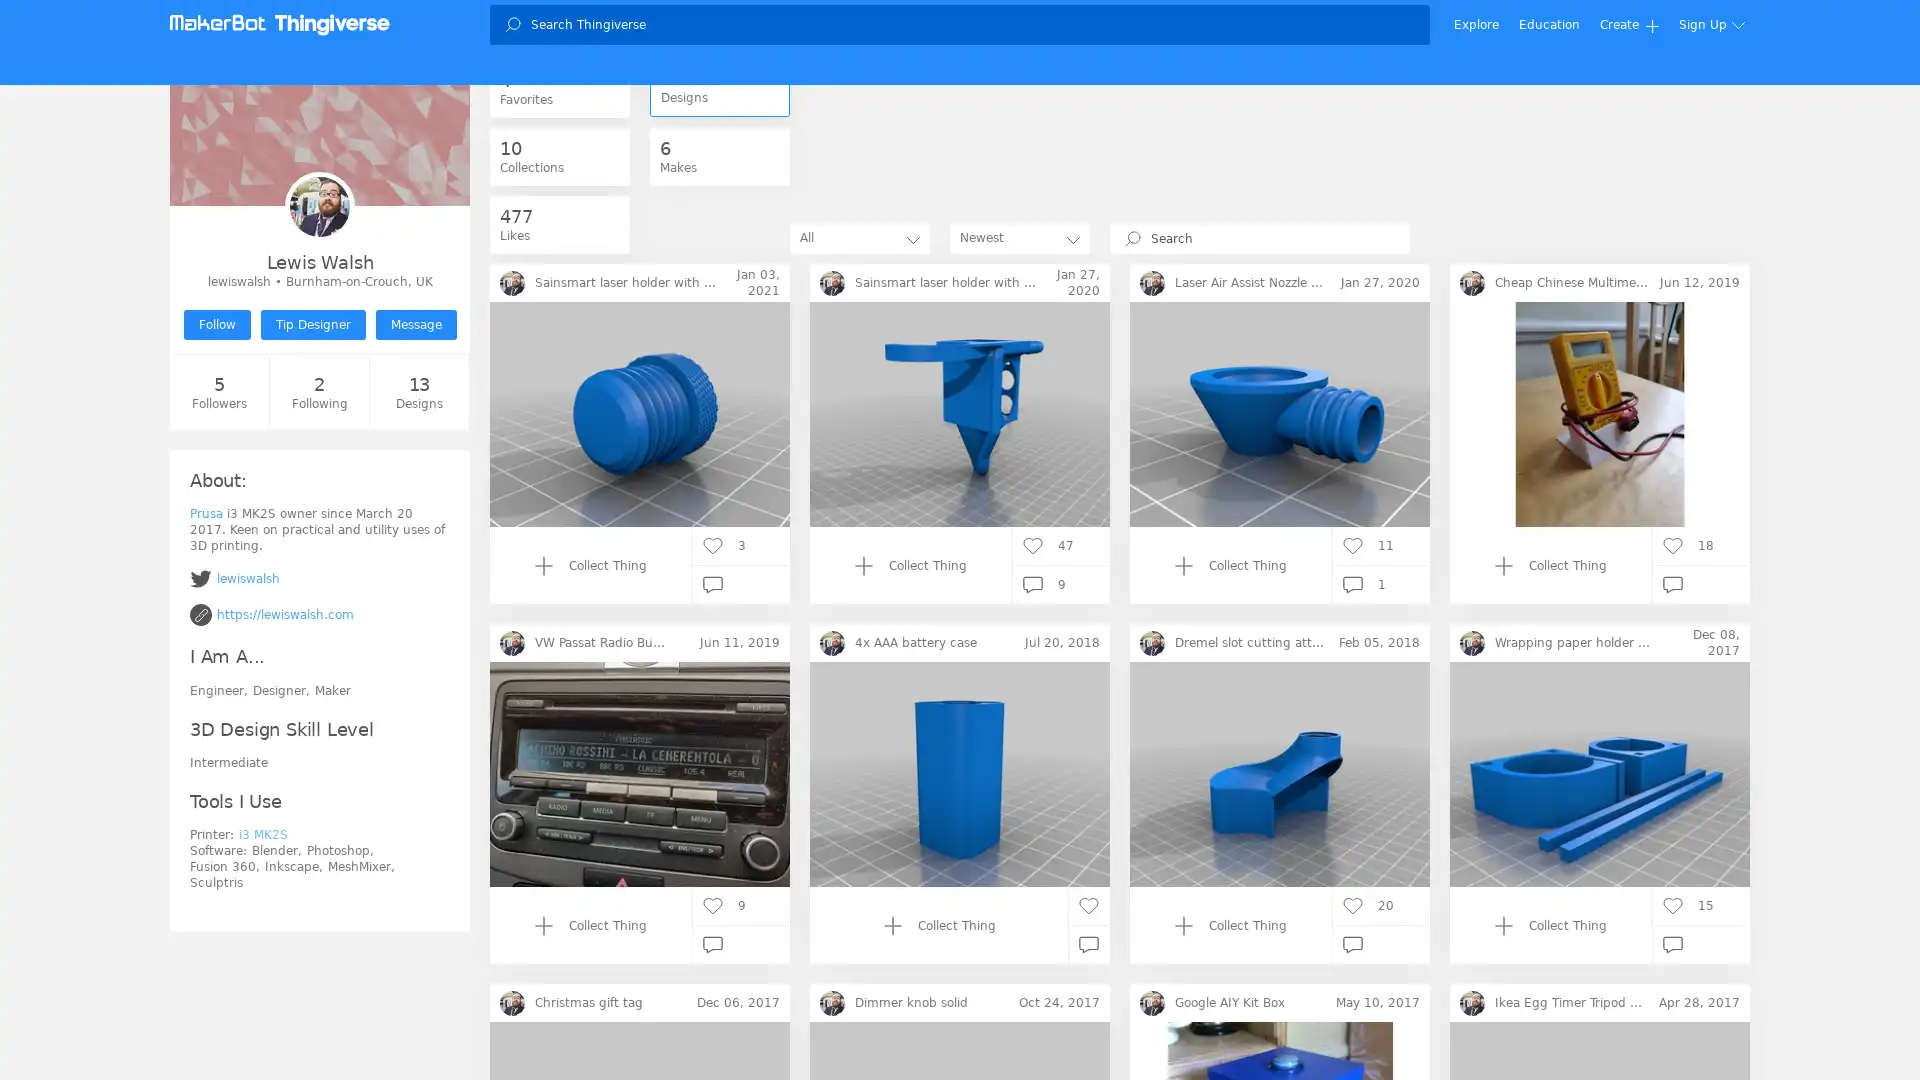 This screenshot has width=1920, height=1080. Describe the element at coordinates (1629, 24) in the screenshot. I see `Create` at that location.